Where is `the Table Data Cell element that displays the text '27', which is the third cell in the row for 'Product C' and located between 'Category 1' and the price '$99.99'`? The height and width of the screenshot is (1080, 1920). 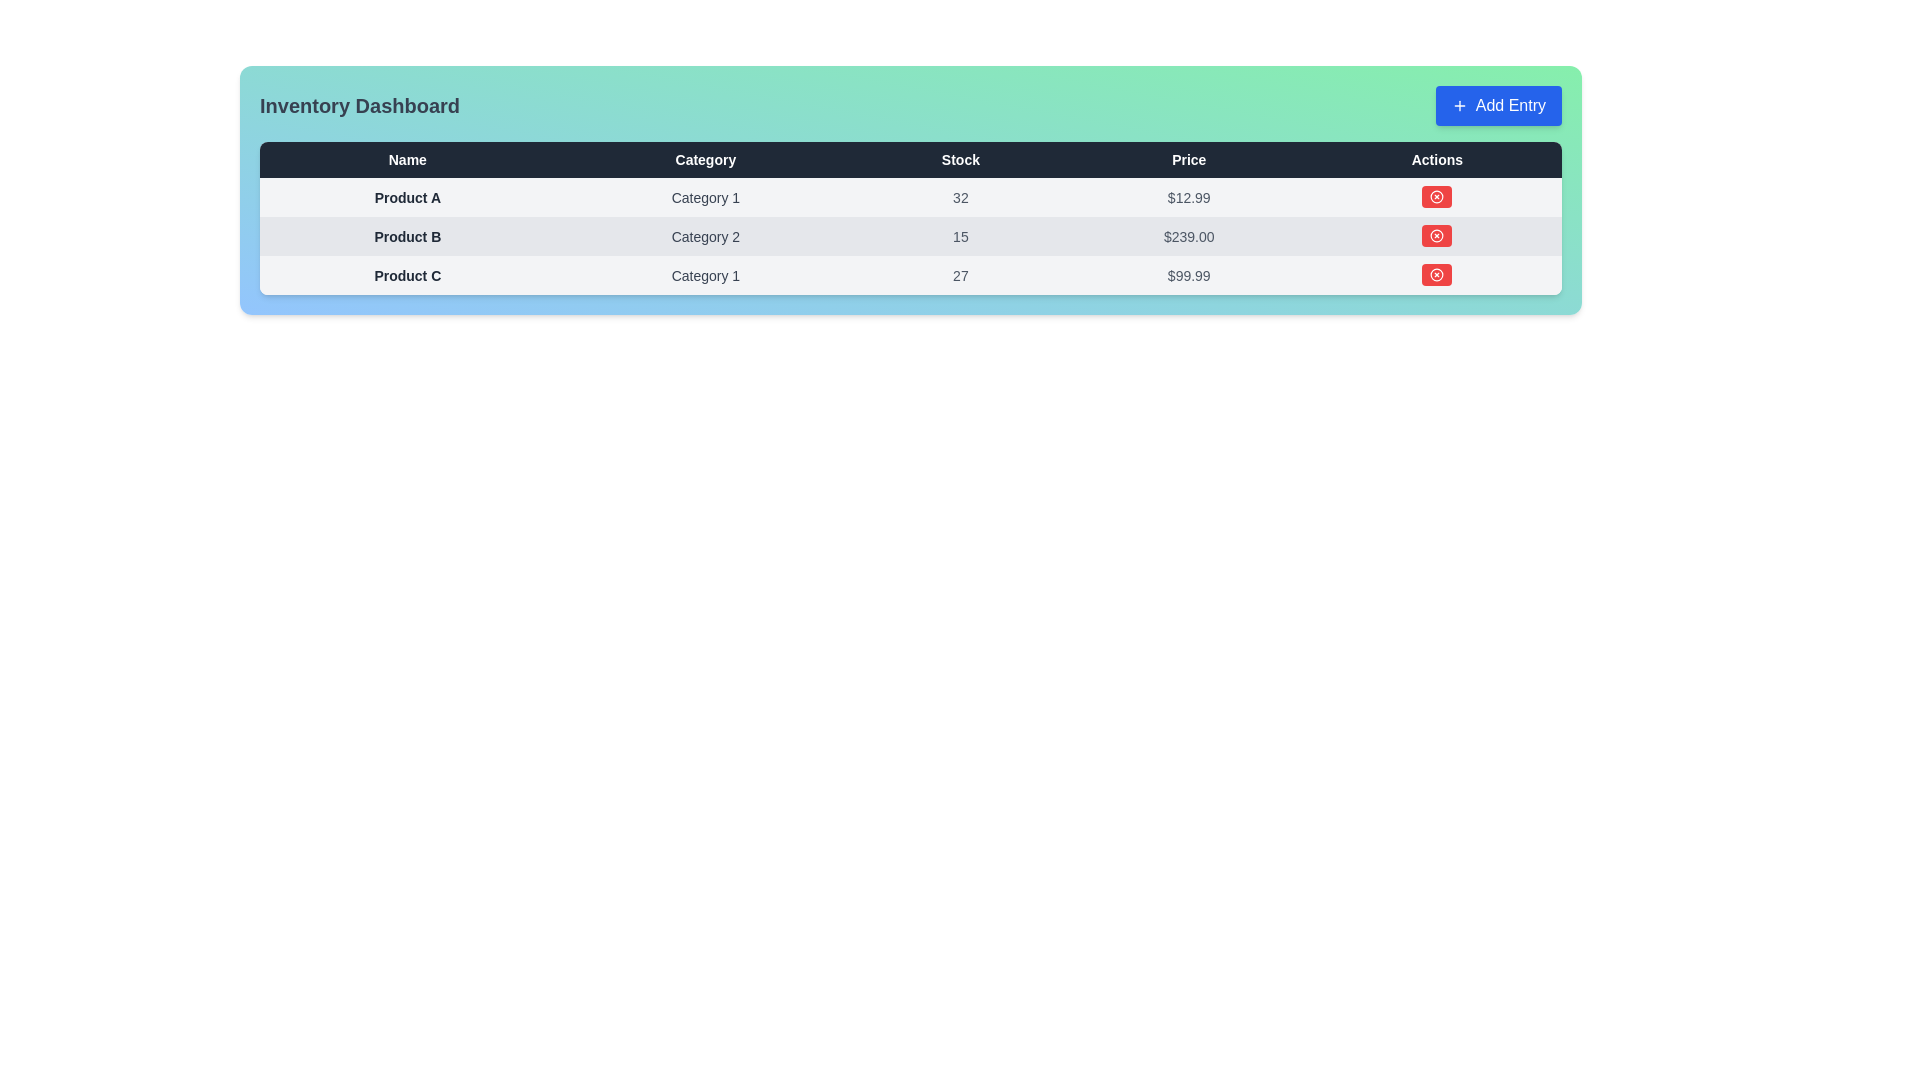 the Table Data Cell element that displays the text '27', which is the third cell in the row for 'Product C' and located between 'Category 1' and the price '$99.99' is located at coordinates (960, 275).